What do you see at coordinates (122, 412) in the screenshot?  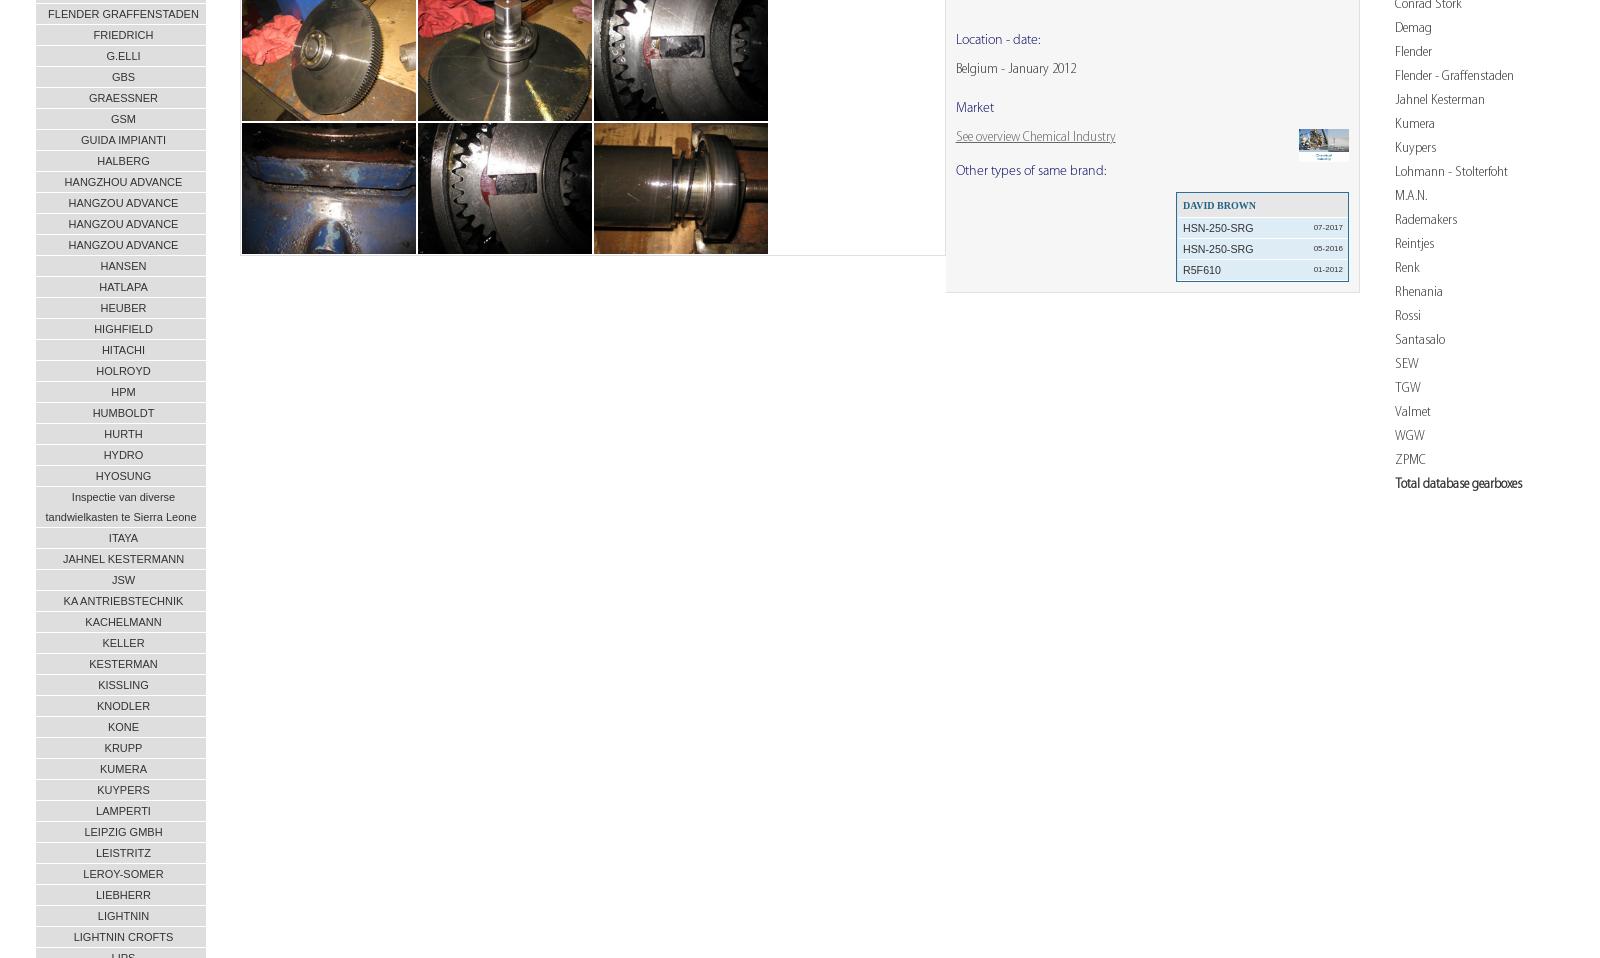 I see `'HUMBOLDT'` at bounding box center [122, 412].